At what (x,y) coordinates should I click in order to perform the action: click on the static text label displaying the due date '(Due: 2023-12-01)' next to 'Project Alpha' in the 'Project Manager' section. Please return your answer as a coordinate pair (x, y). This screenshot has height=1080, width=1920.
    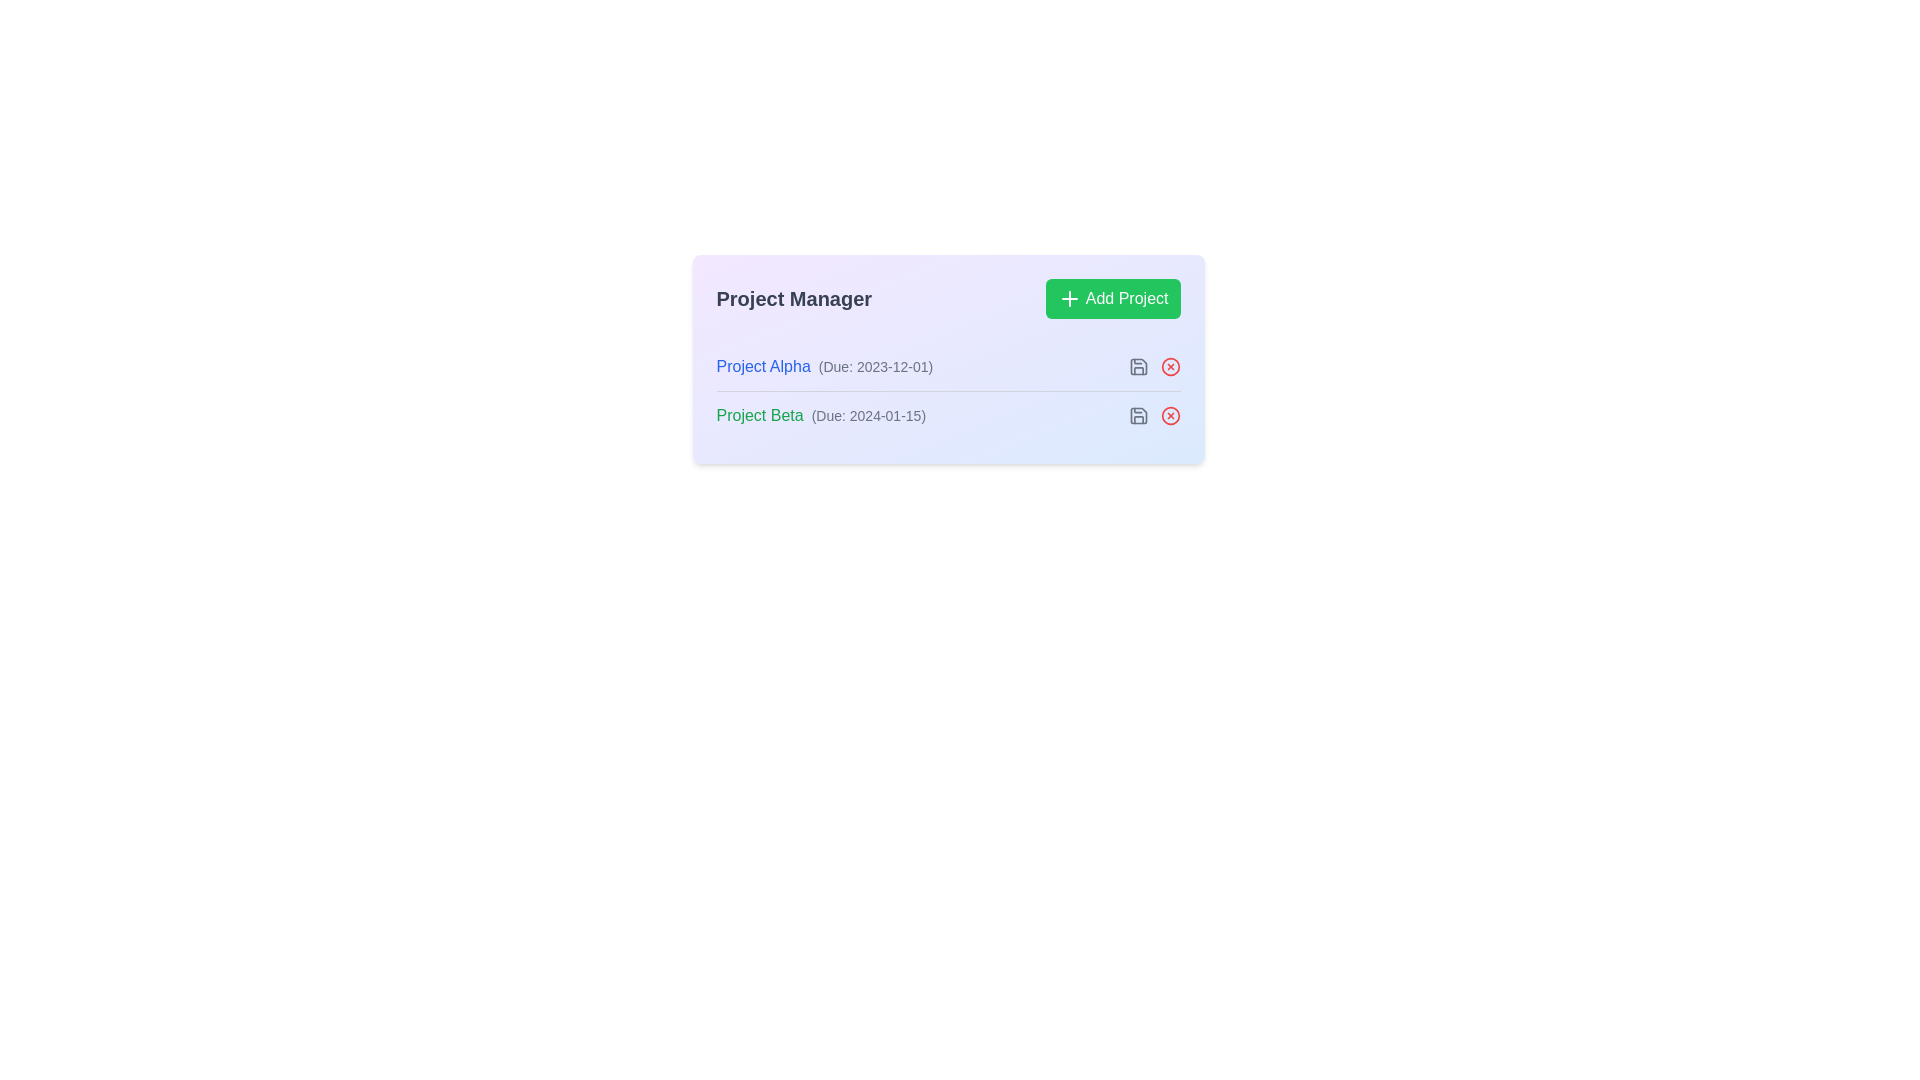
    Looking at the image, I should click on (875, 366).